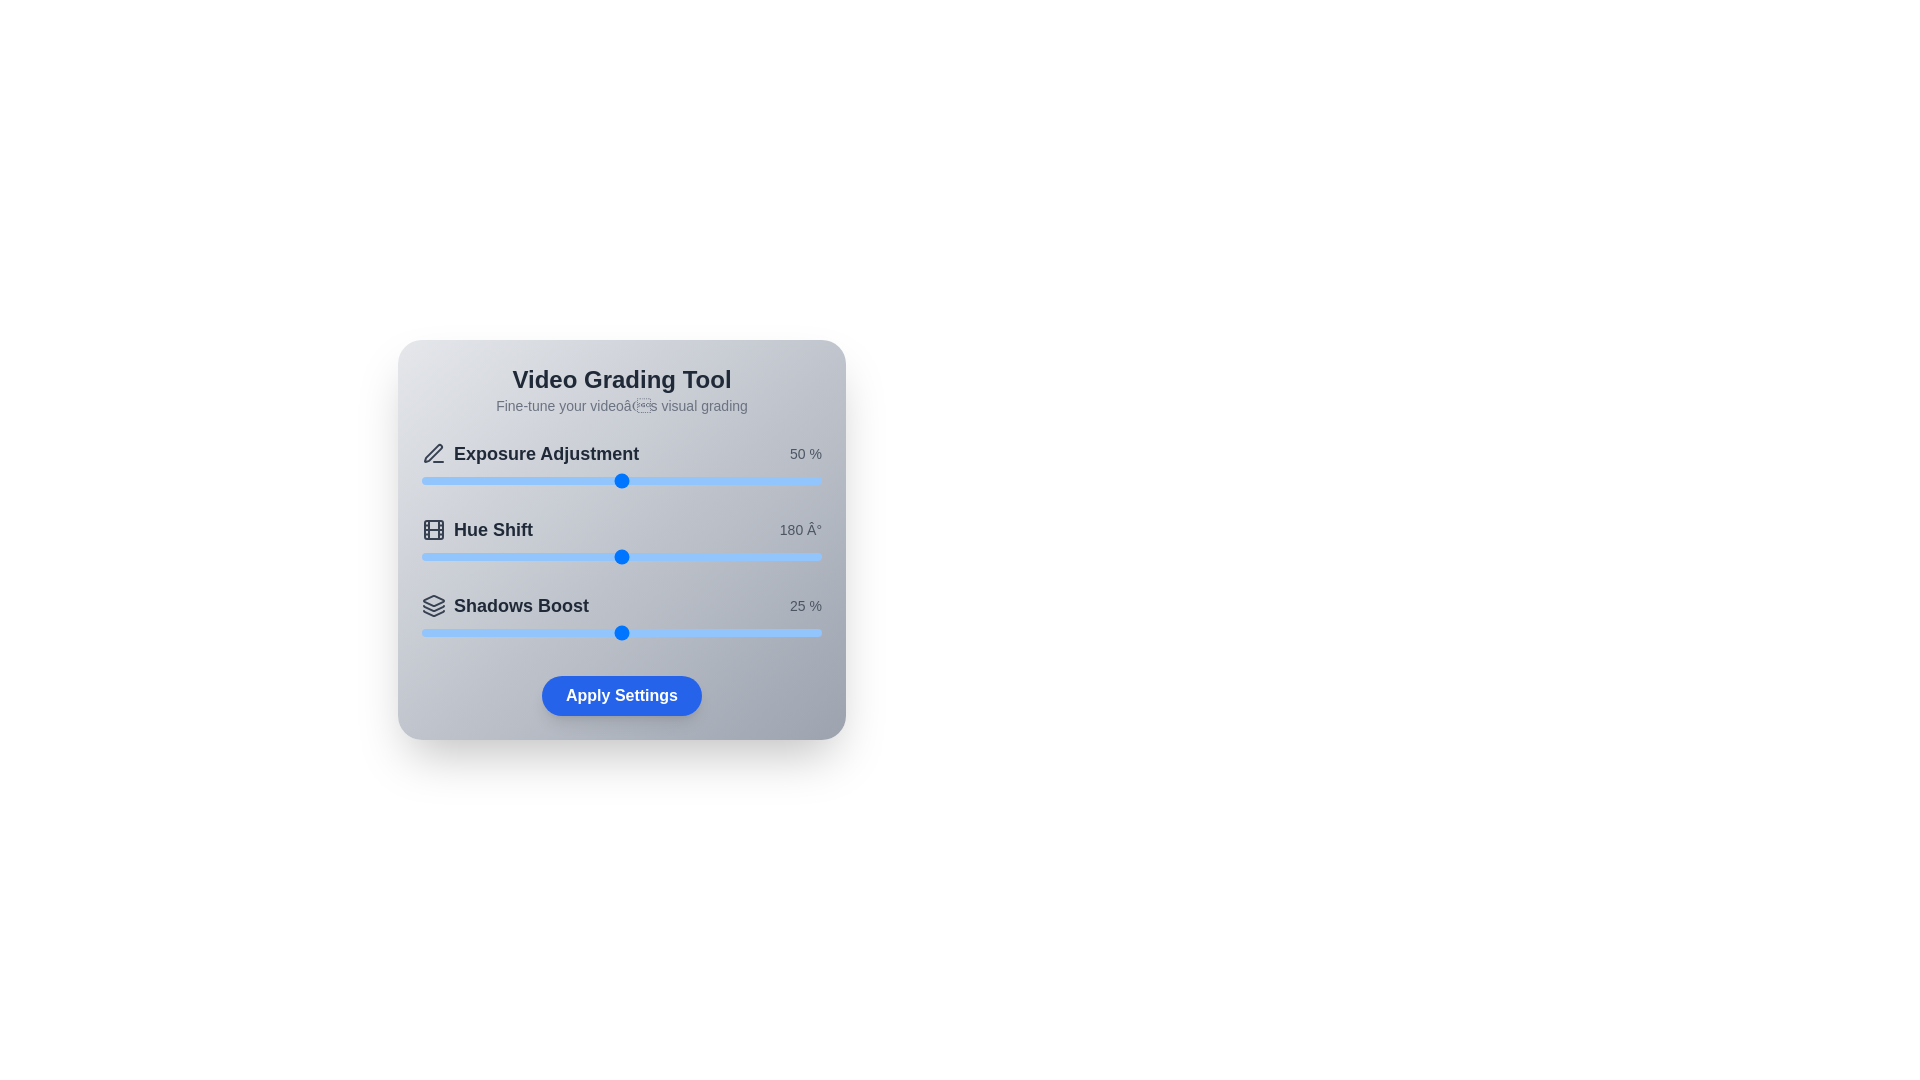  I want to click on the 'Shadows Boost' slider, so click(670, 632).